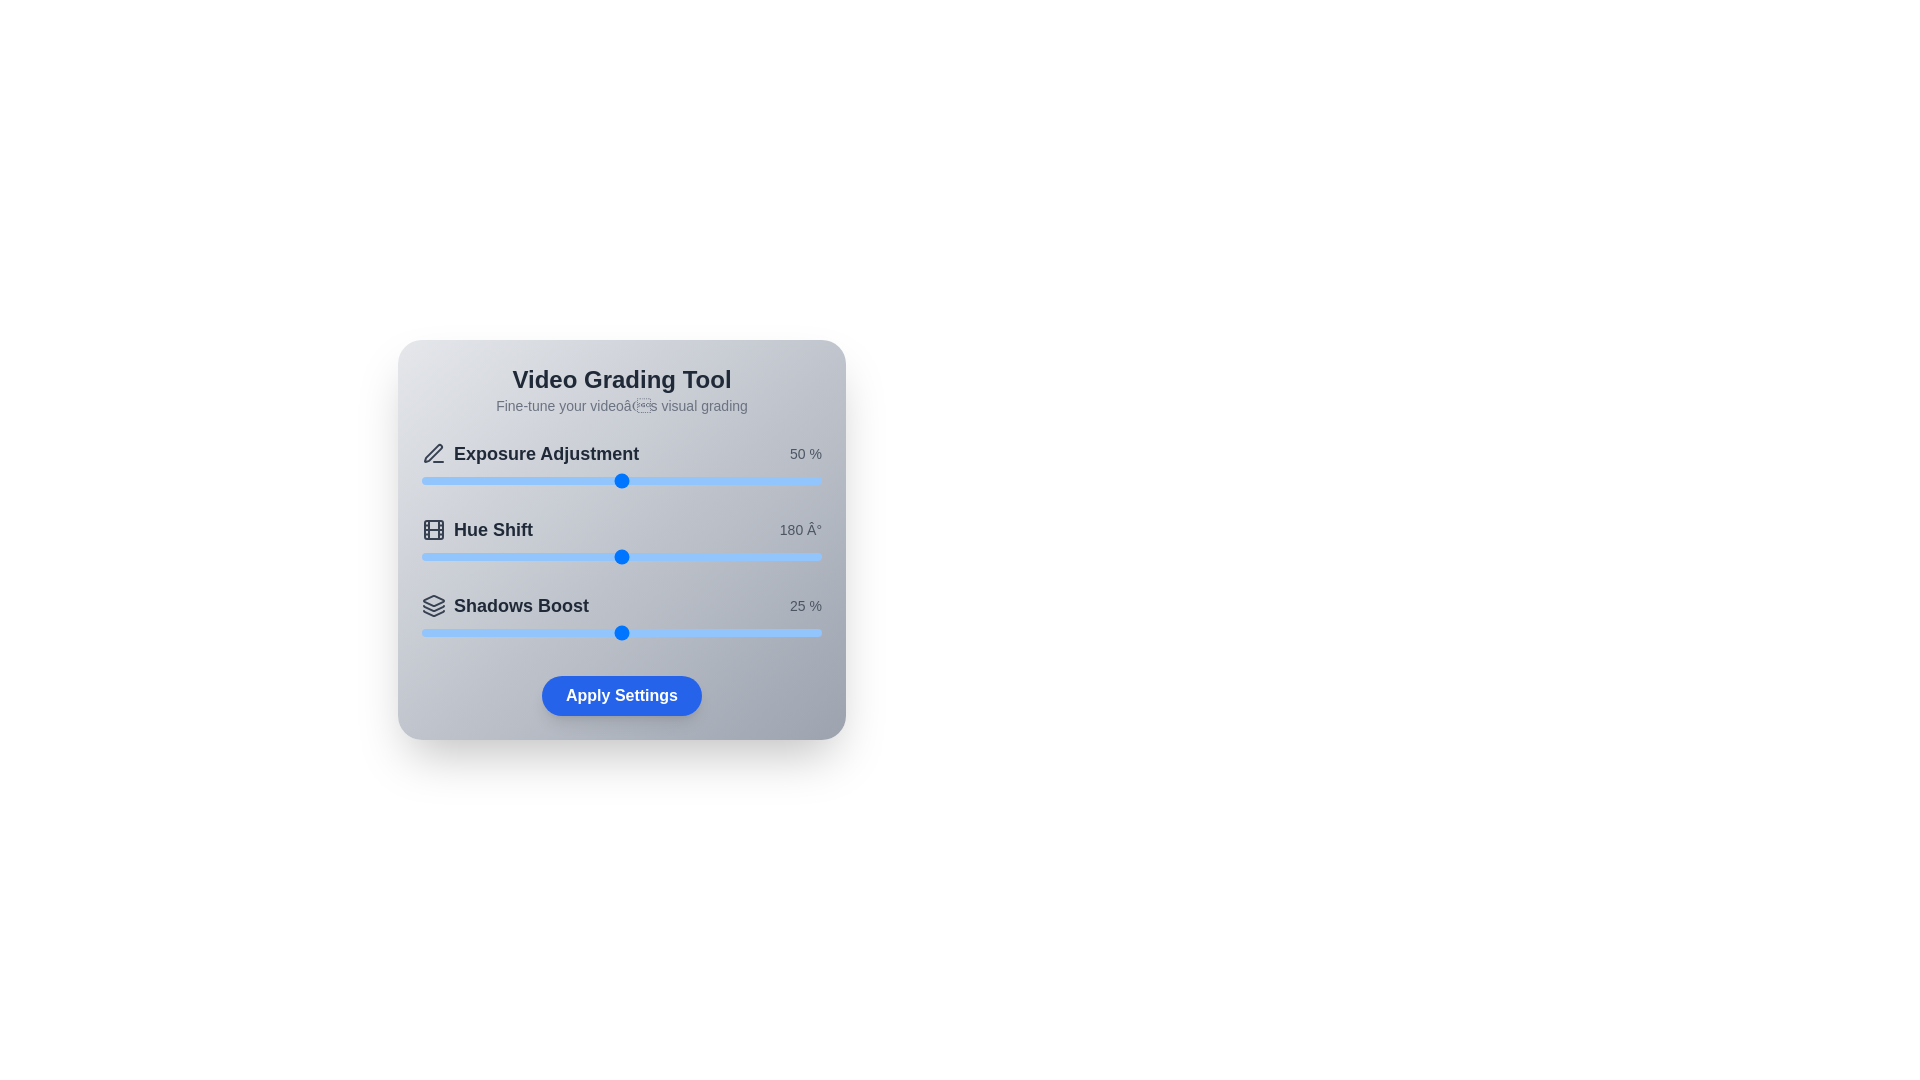  I want to click on the 'Shadows Boost' slider, so click(670, 632).